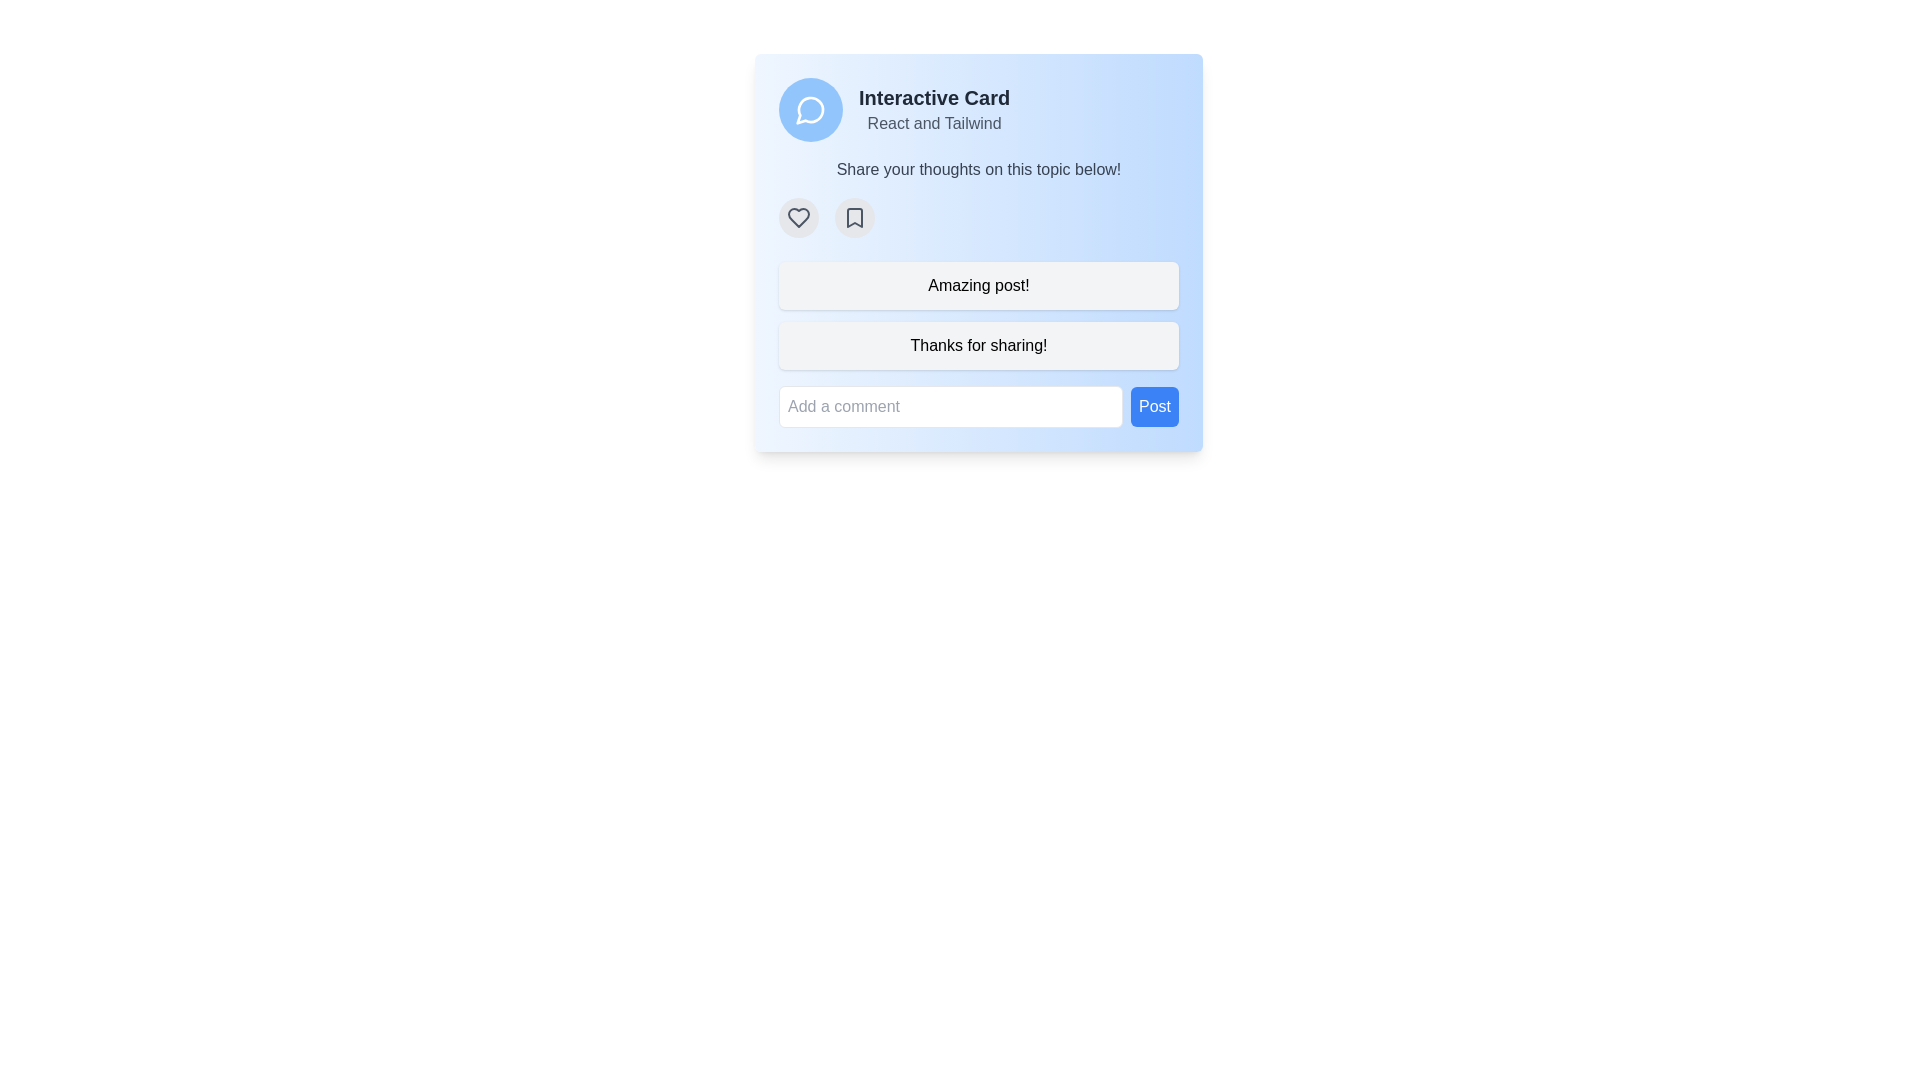  Describe the element at coordinates (797, 218) in the screenshot. I see `the 'Like' button located to the left of the bookmark icon in the horizontal group of circular icon buttons under the header 'Share your thoughts on this topic below!'` at that location.